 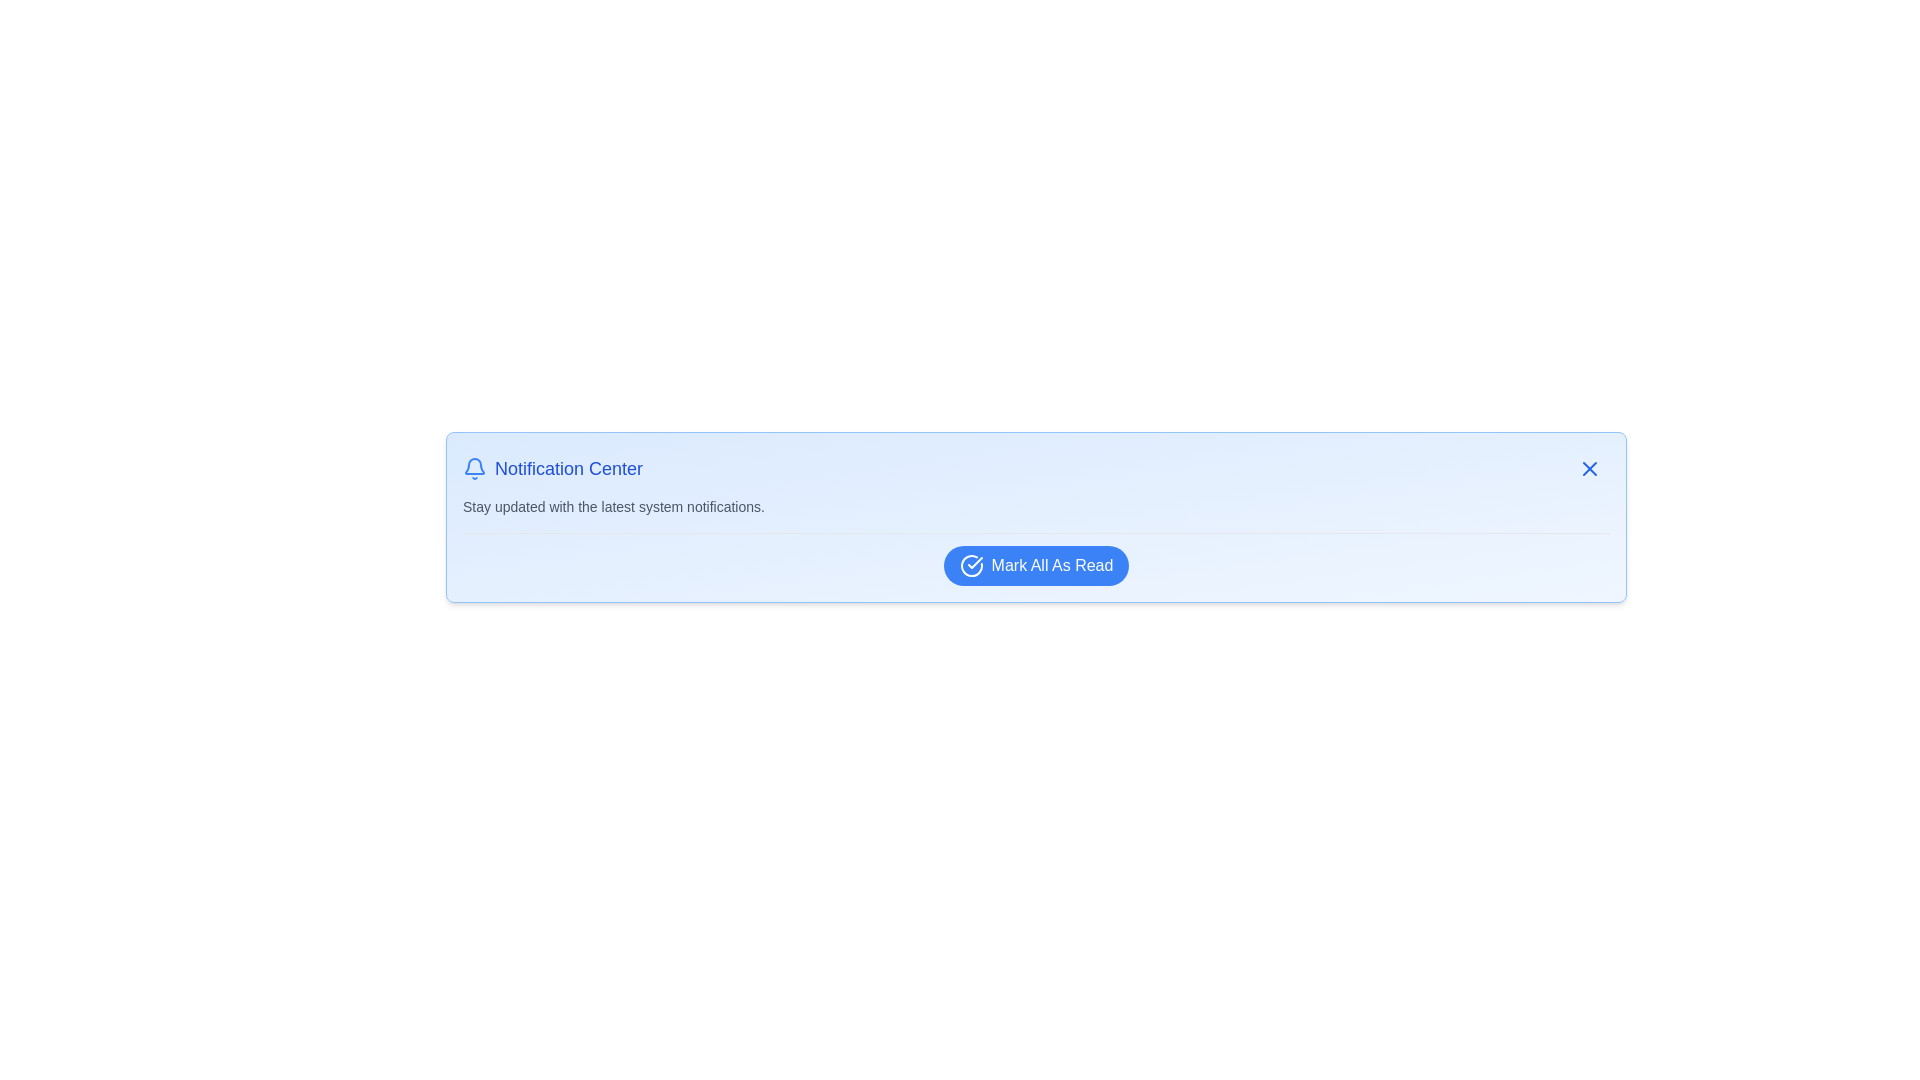 I want to click on the circular blue icon with a checkmark inside, located to the left of the 'Mark All As Read' button in the notification panel, so click(x=971, y=566).